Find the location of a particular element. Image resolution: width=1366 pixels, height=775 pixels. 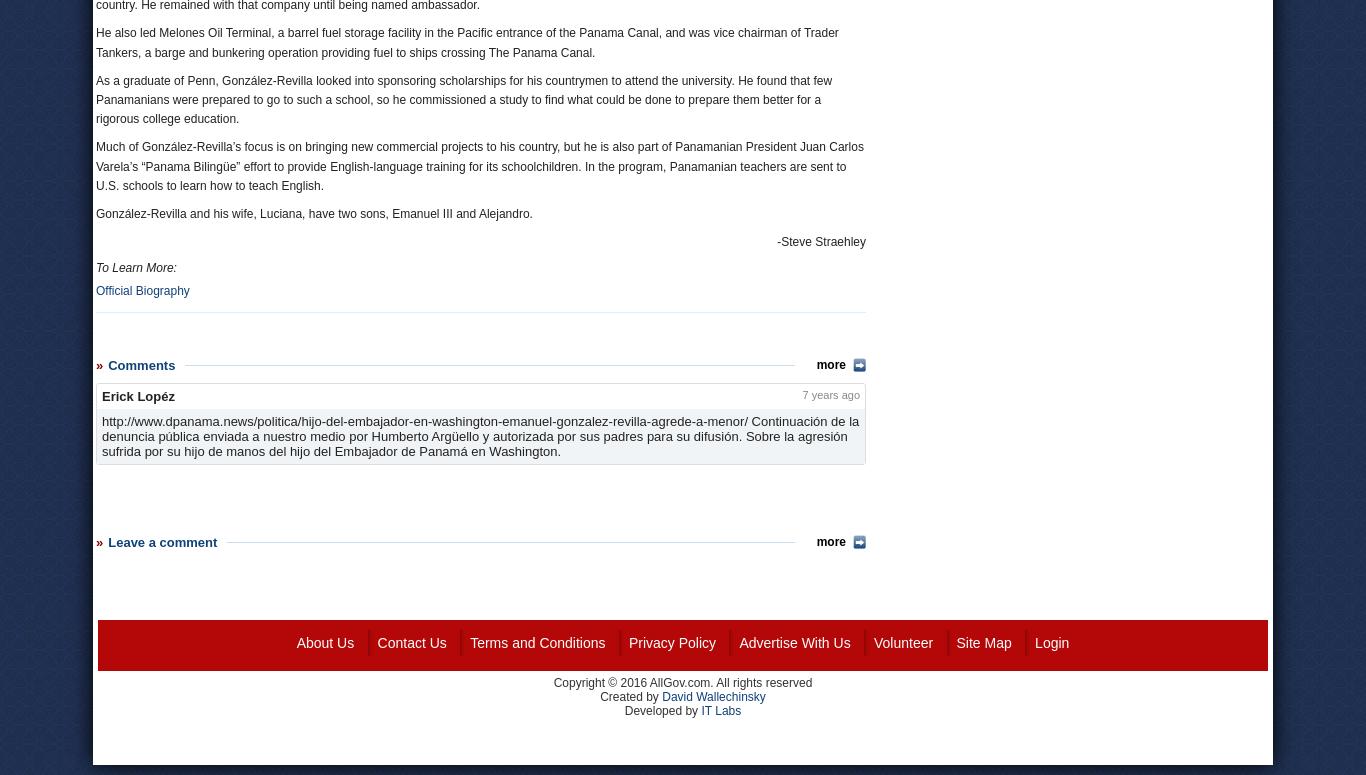

'Contact Us' is located at coordinates (410, 643).